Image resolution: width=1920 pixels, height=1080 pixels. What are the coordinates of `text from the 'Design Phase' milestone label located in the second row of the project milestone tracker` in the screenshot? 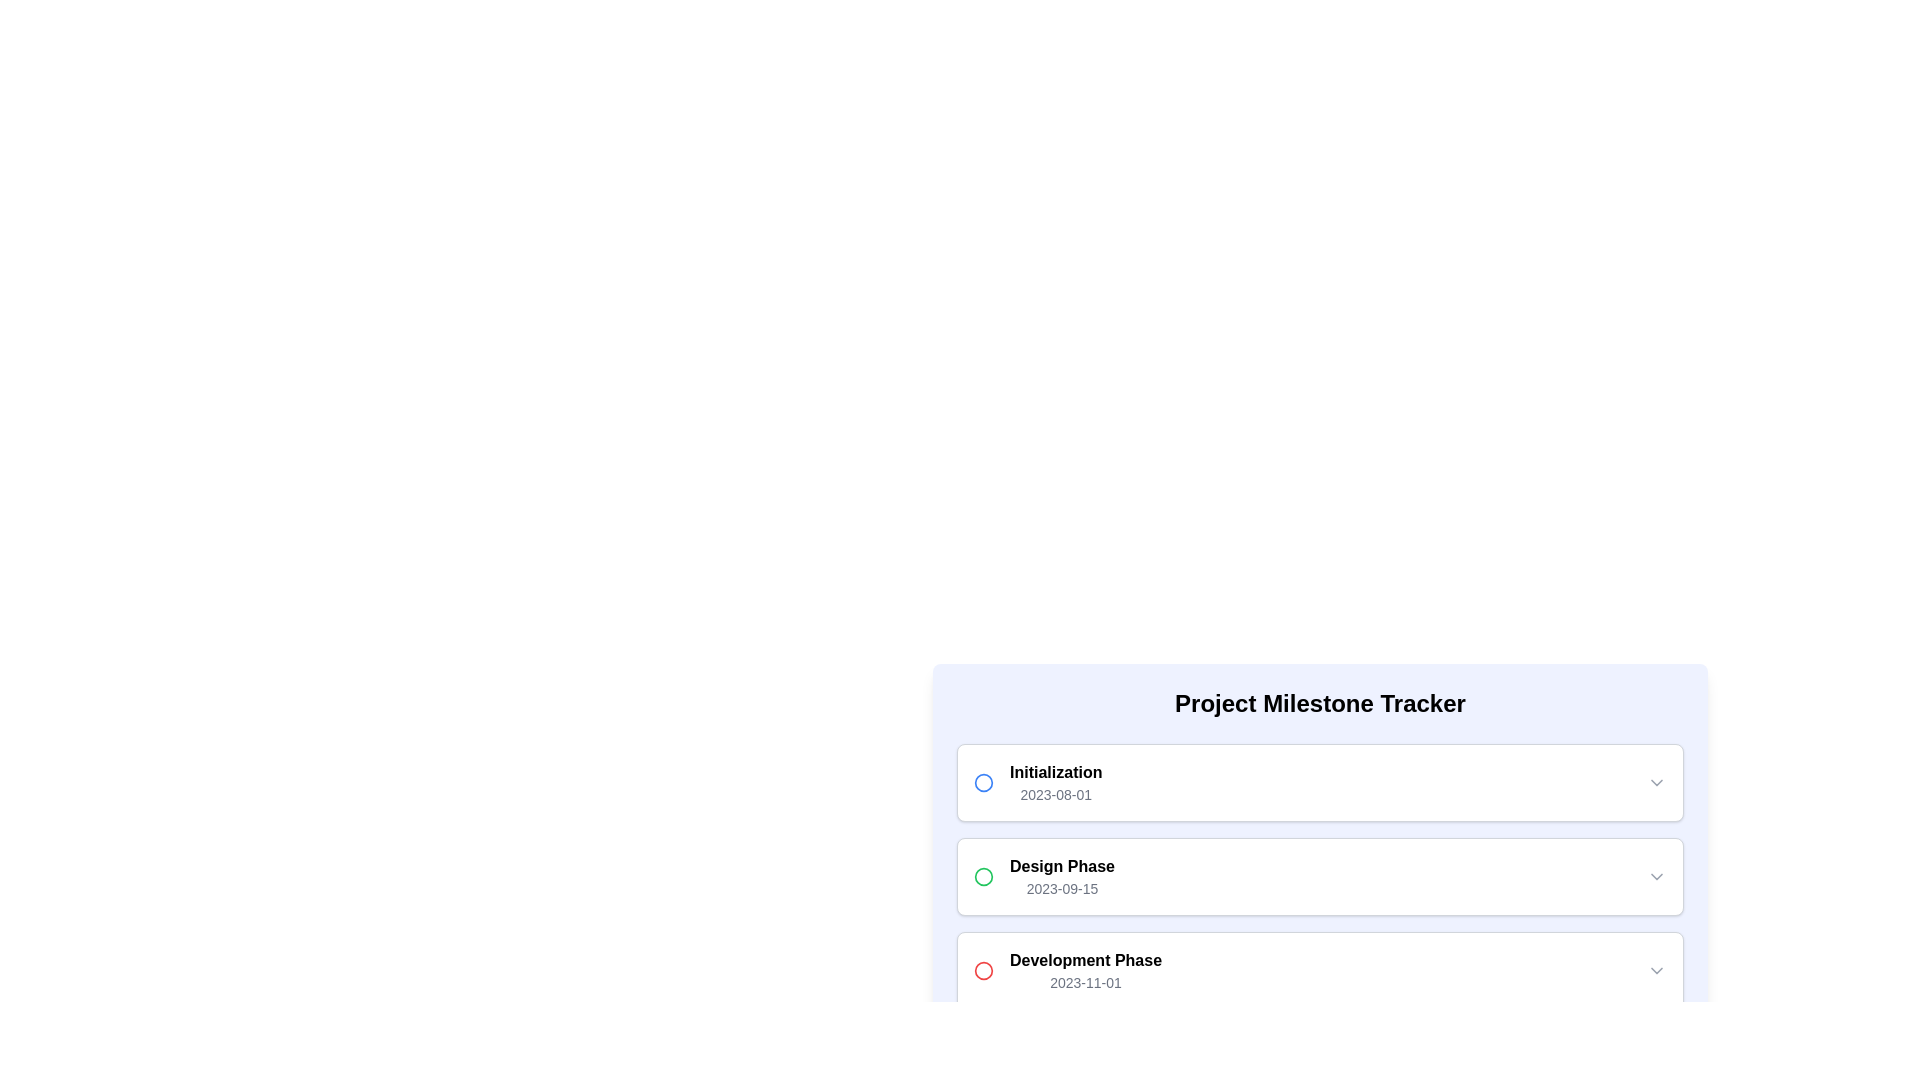 It's located at (1061, 875).